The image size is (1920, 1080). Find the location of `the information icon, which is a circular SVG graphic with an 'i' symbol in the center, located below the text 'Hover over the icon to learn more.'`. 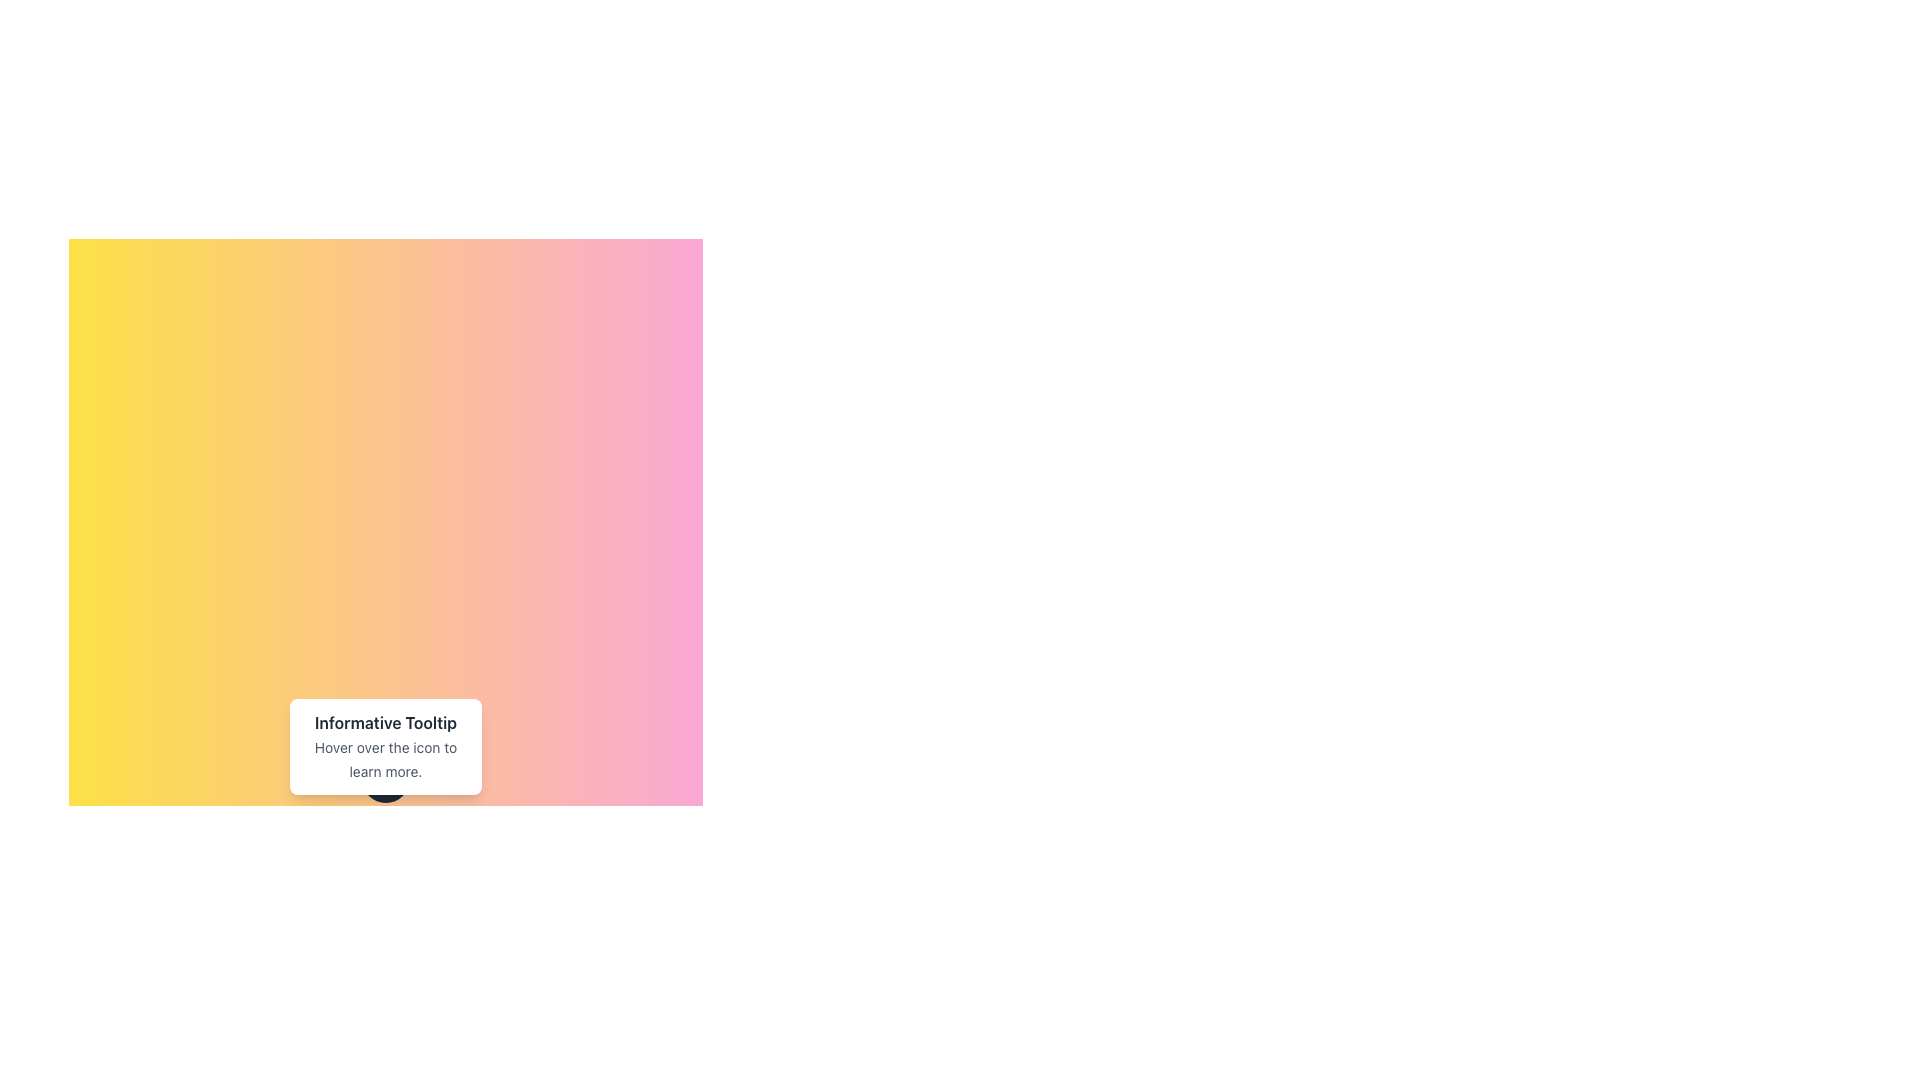

the information icon, which is a circular SVG graphic with an 'i' symbol in the center, located below the text 'Hover over the icon to learn more.' is located at coordinates (385, 778).